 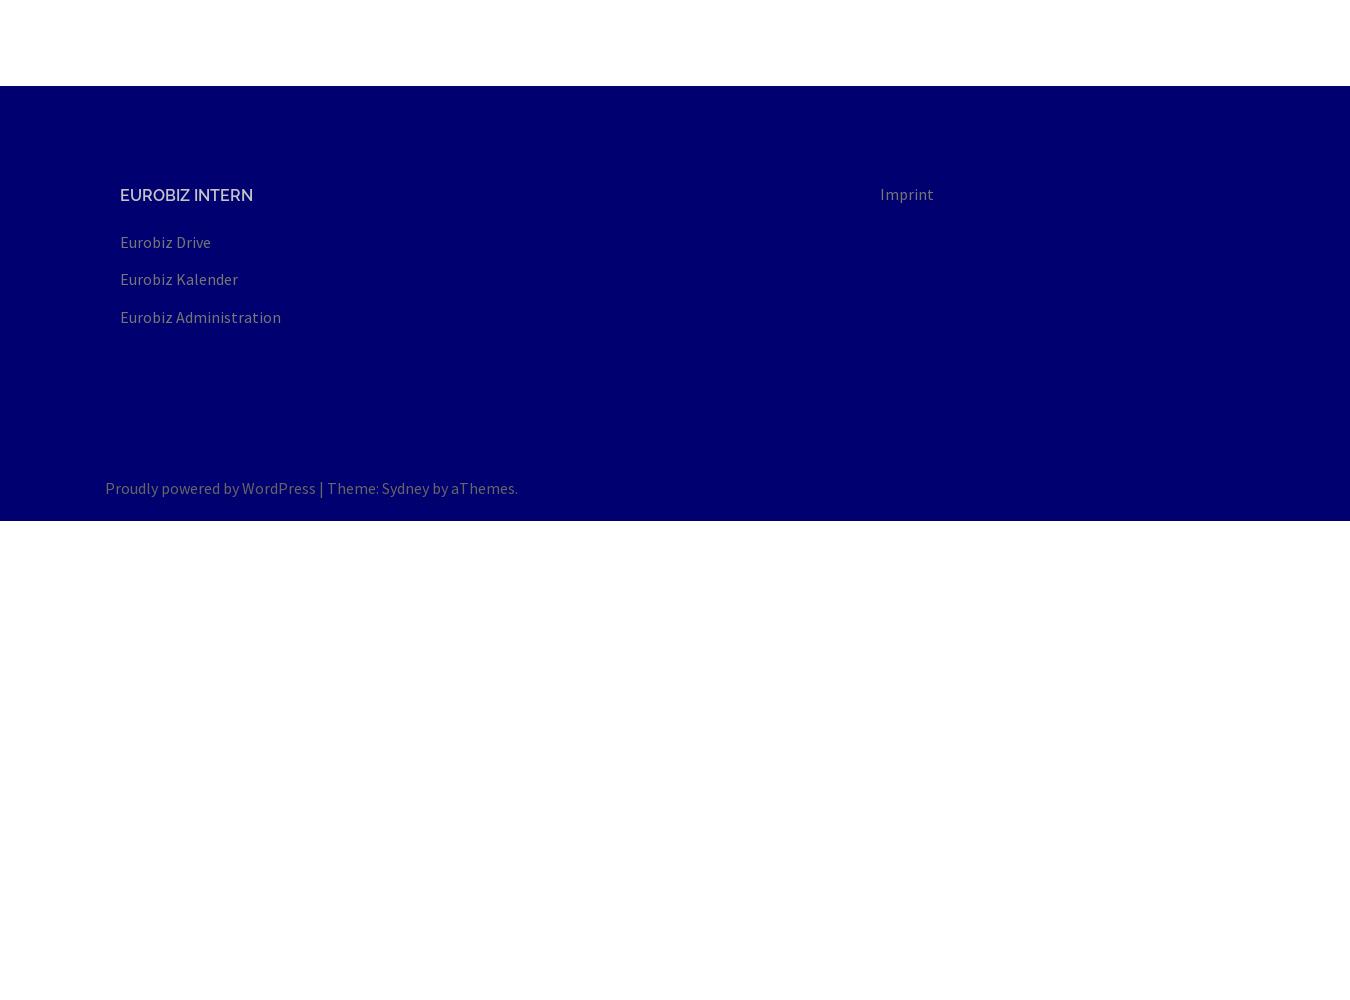 I want to click on 'Eurobiz Drive', so click(x=165, y=241).